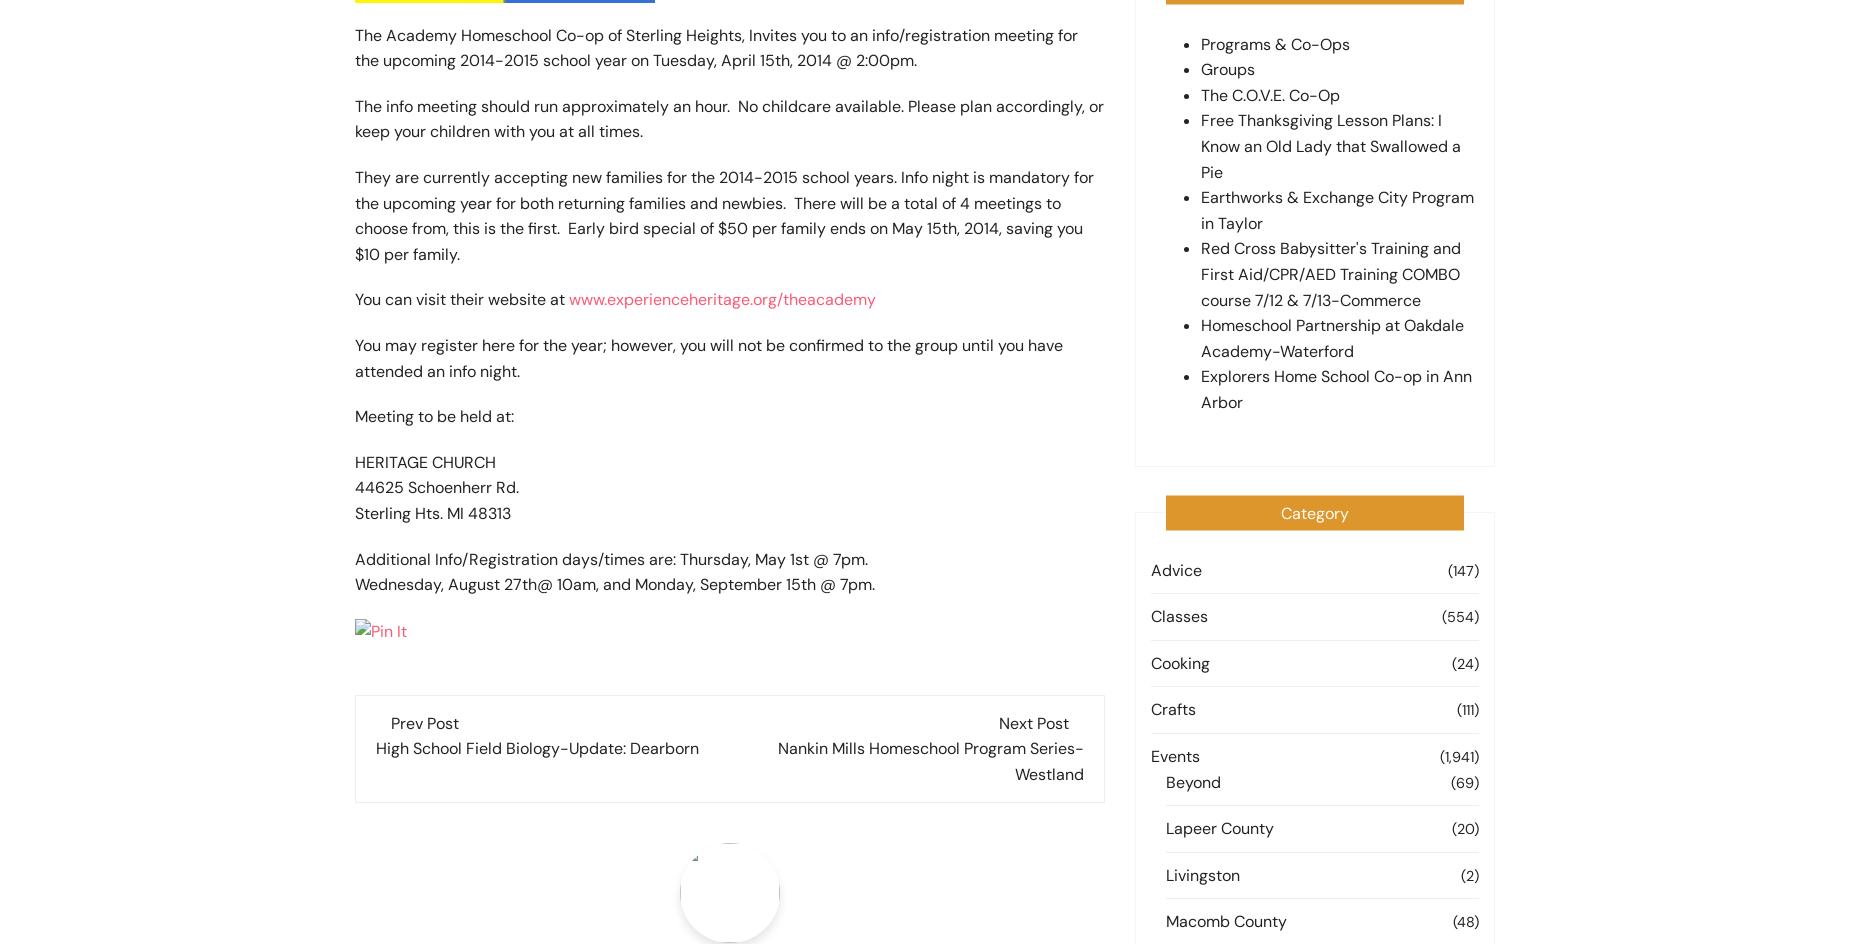 The height and width of the screenshot is (944, 1850). I want to click on 'High School Field Biology-Update: Dearborn', so click(537, 748).